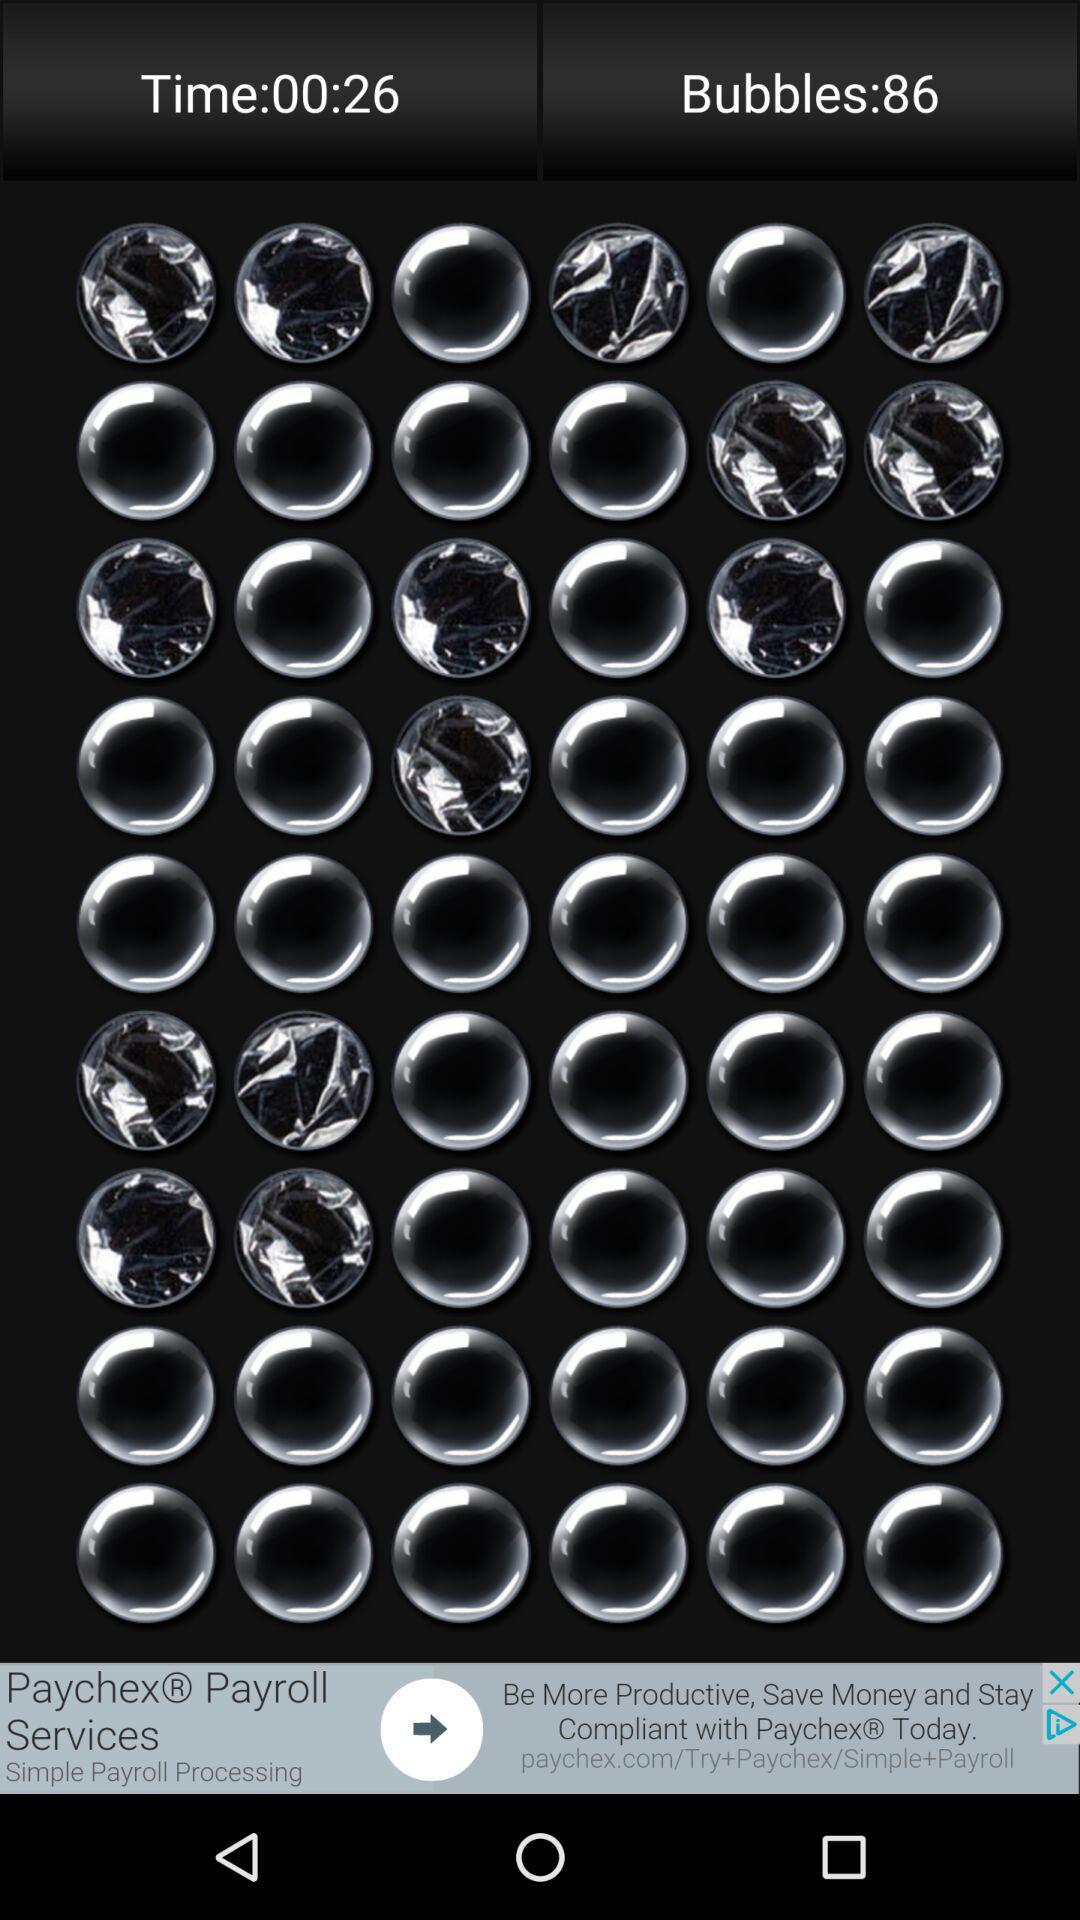  Describe the element at coordinates (617, 1493) in the screenshot. I see `the refresh icon` at that location.